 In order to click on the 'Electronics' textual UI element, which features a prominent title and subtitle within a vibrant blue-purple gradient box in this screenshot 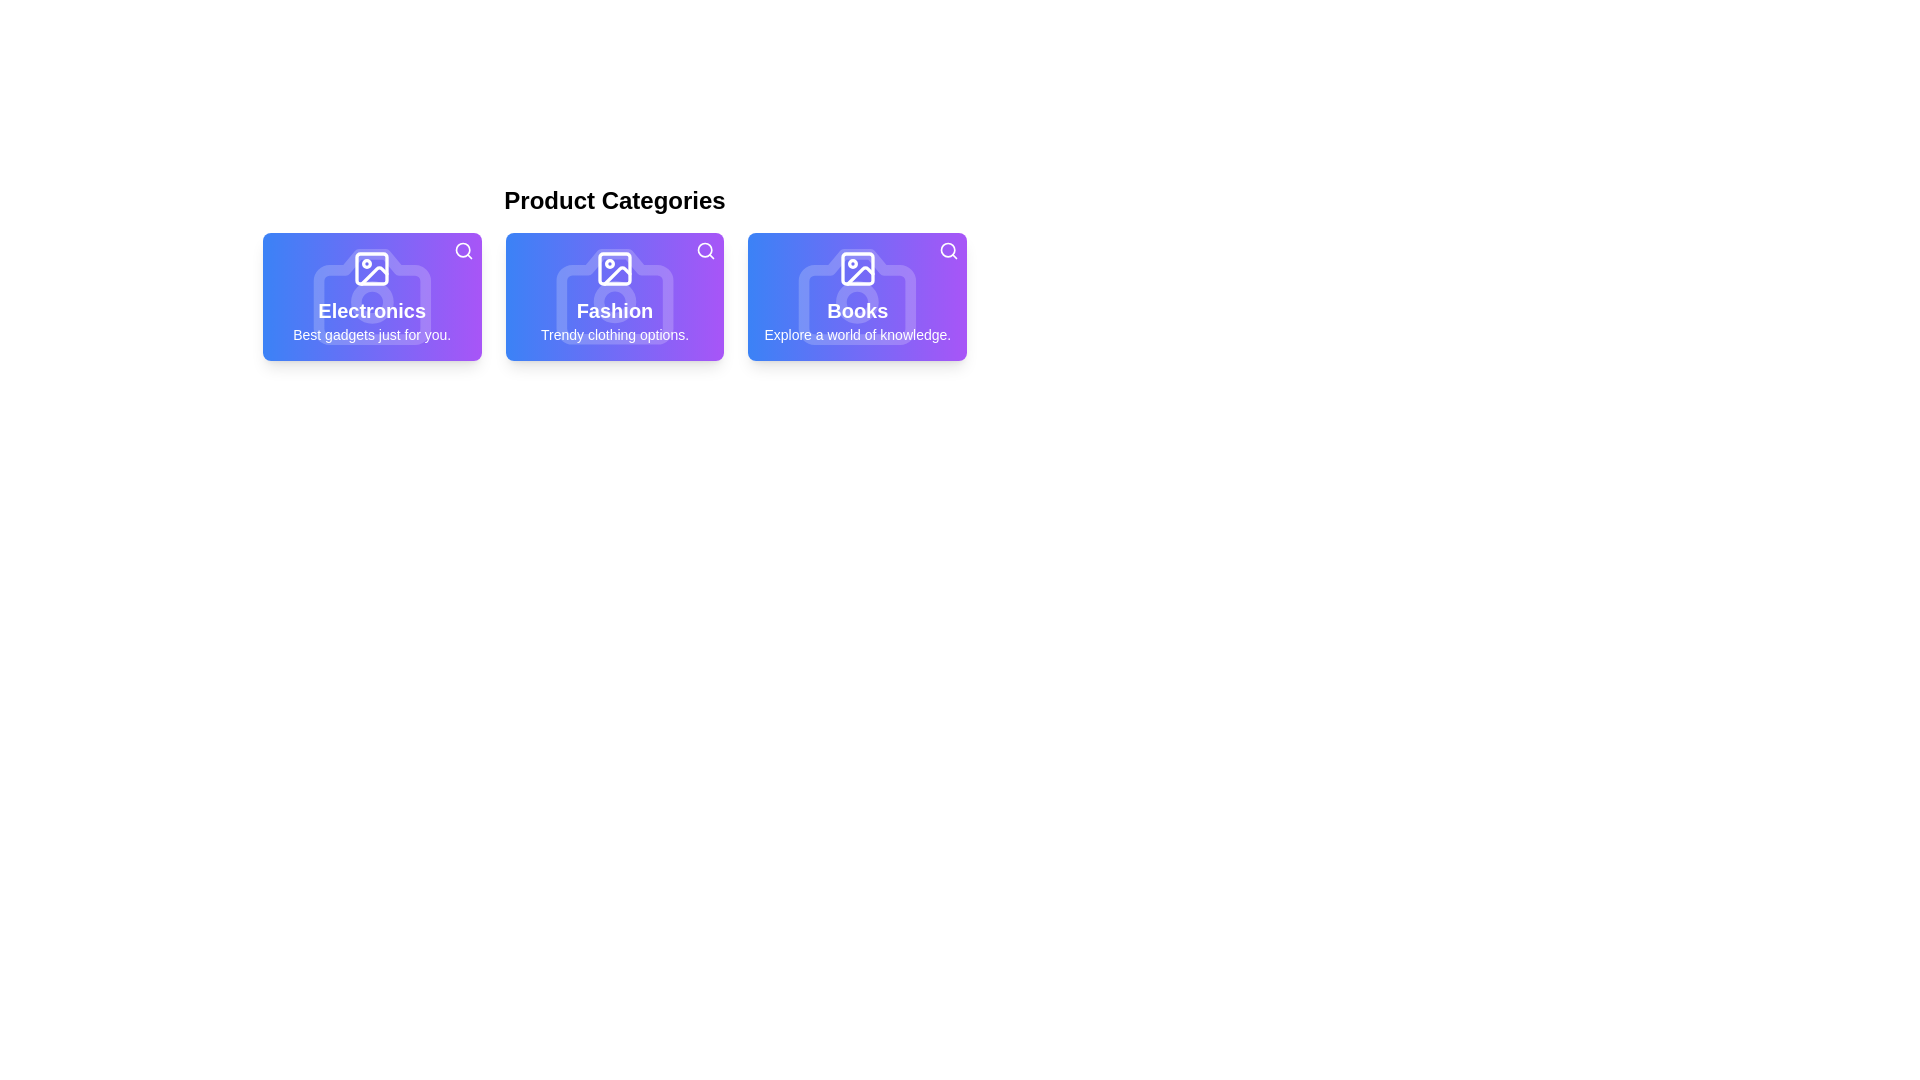, I will do `click(372, 297)`.